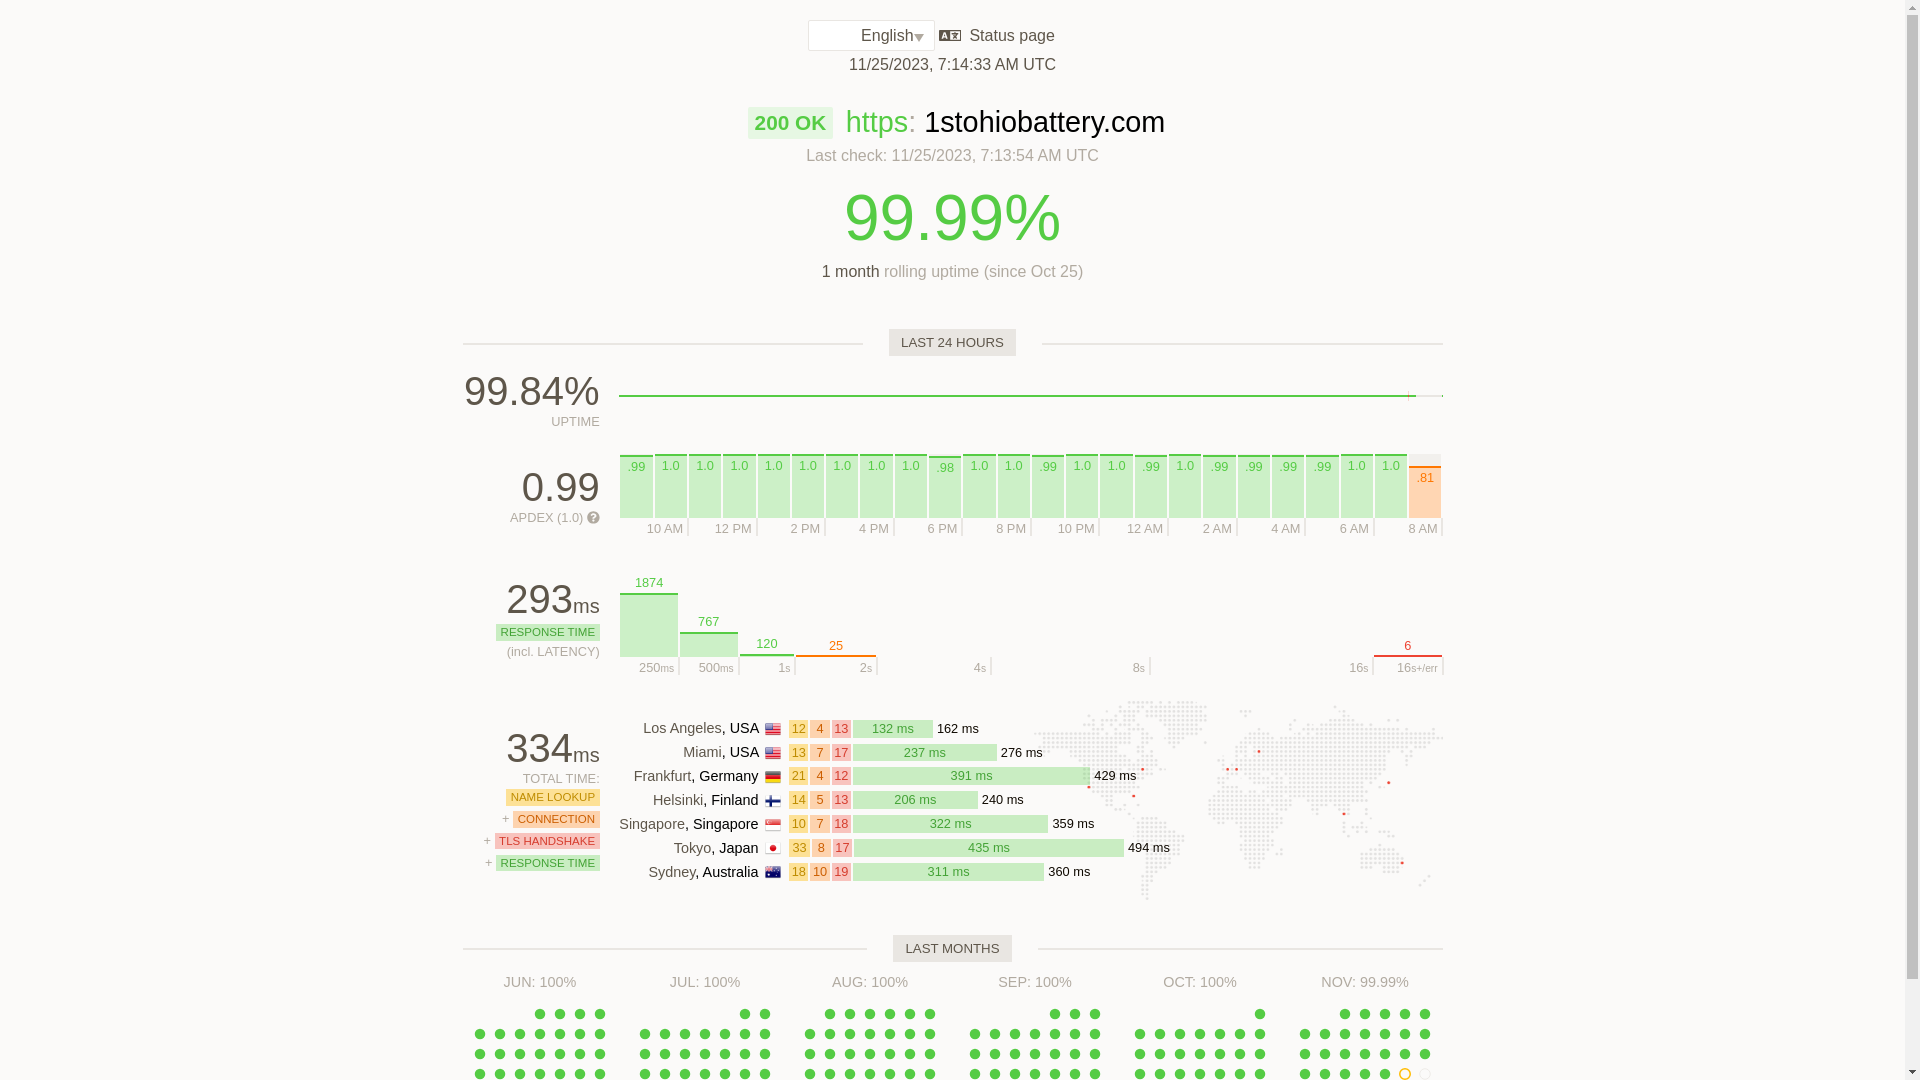  Describe the element at coordinates (723, 1052) in the screenshot. I see `'<small>Jul 14:</small> No downtime'` at that location.